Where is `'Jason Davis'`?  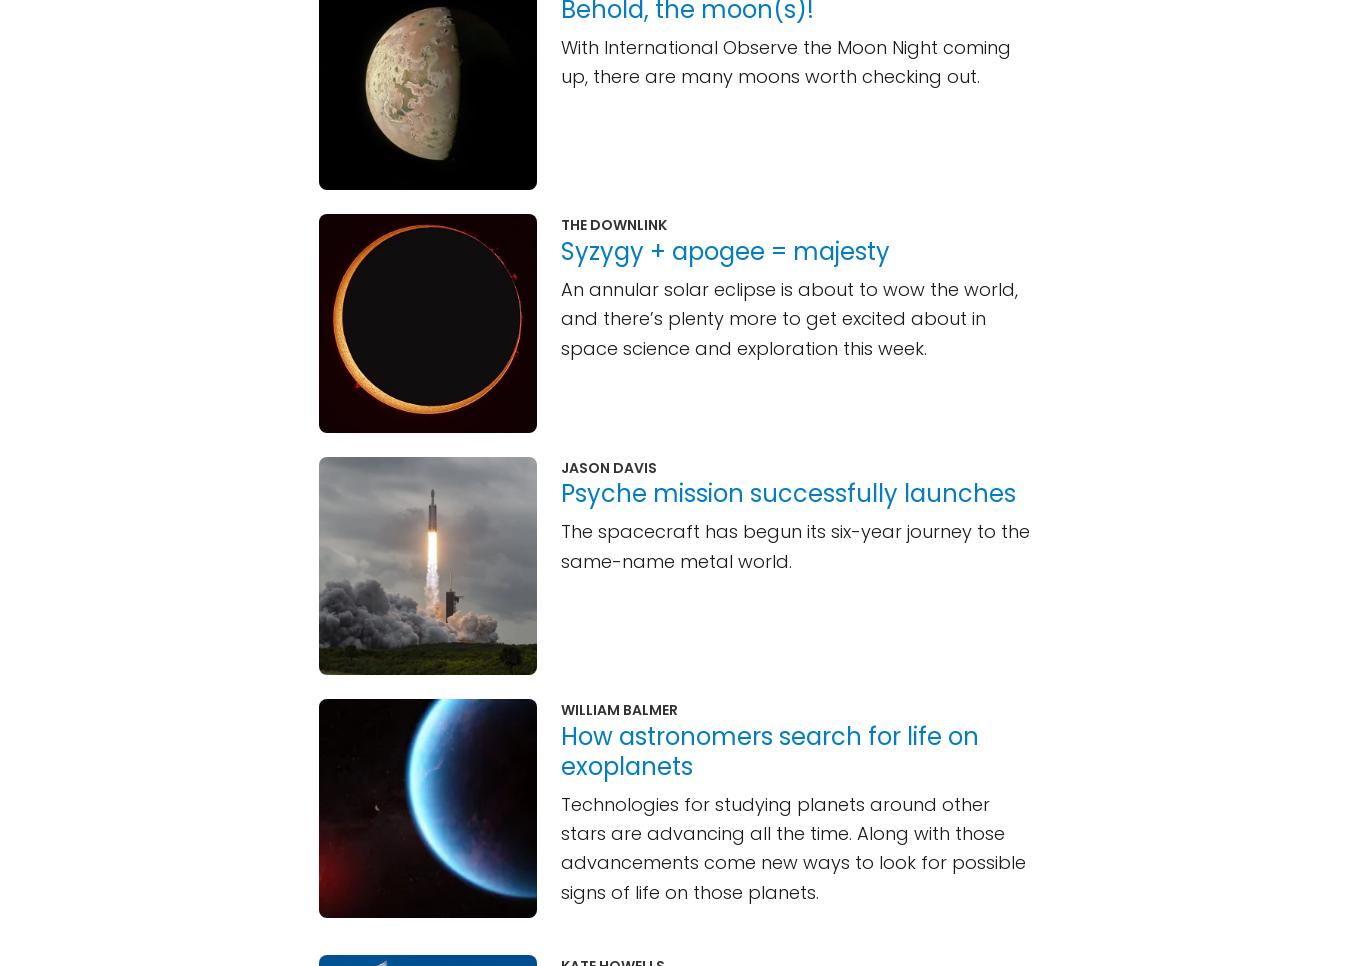
'Jason Davis' is located at coordinates (608, 466).